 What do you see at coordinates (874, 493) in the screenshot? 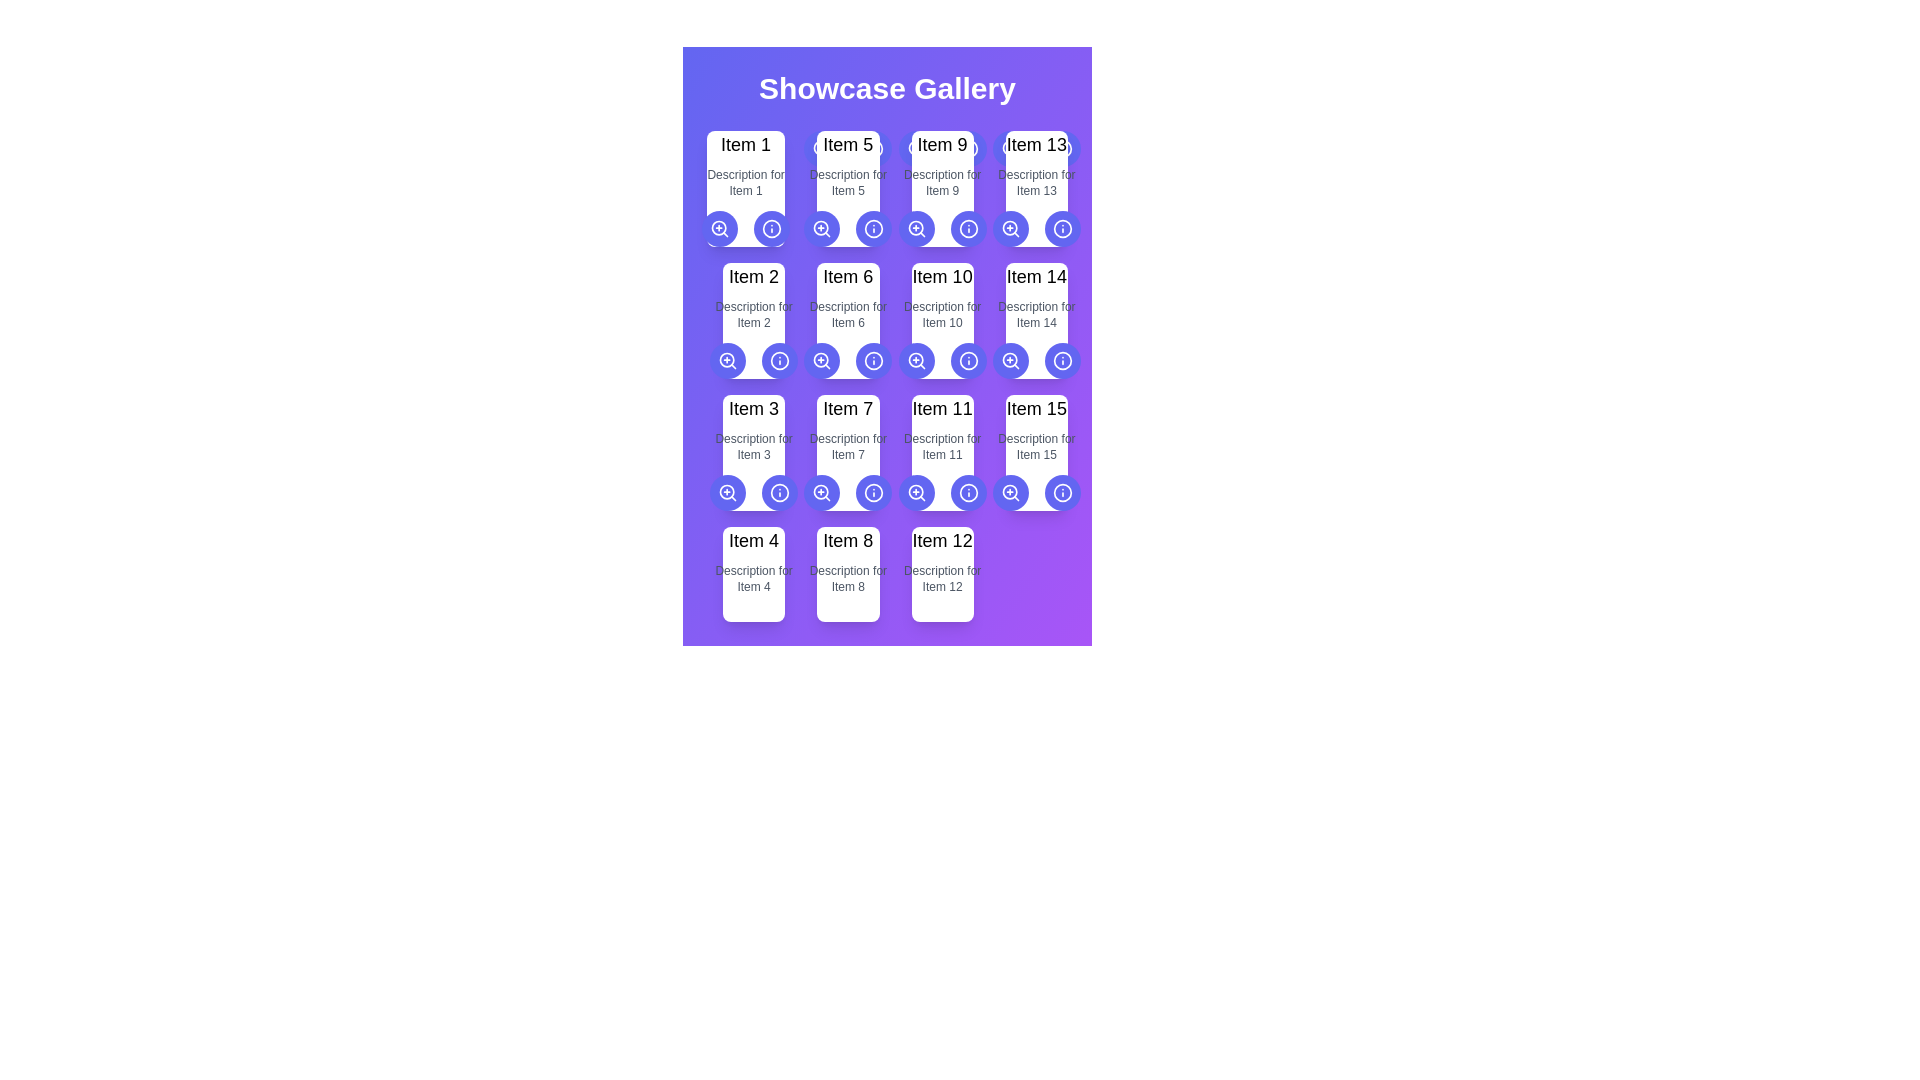
I see `the SVG circle component that indicates an 'information' function for 'Item 11.'` at bounding box center [874, 493].